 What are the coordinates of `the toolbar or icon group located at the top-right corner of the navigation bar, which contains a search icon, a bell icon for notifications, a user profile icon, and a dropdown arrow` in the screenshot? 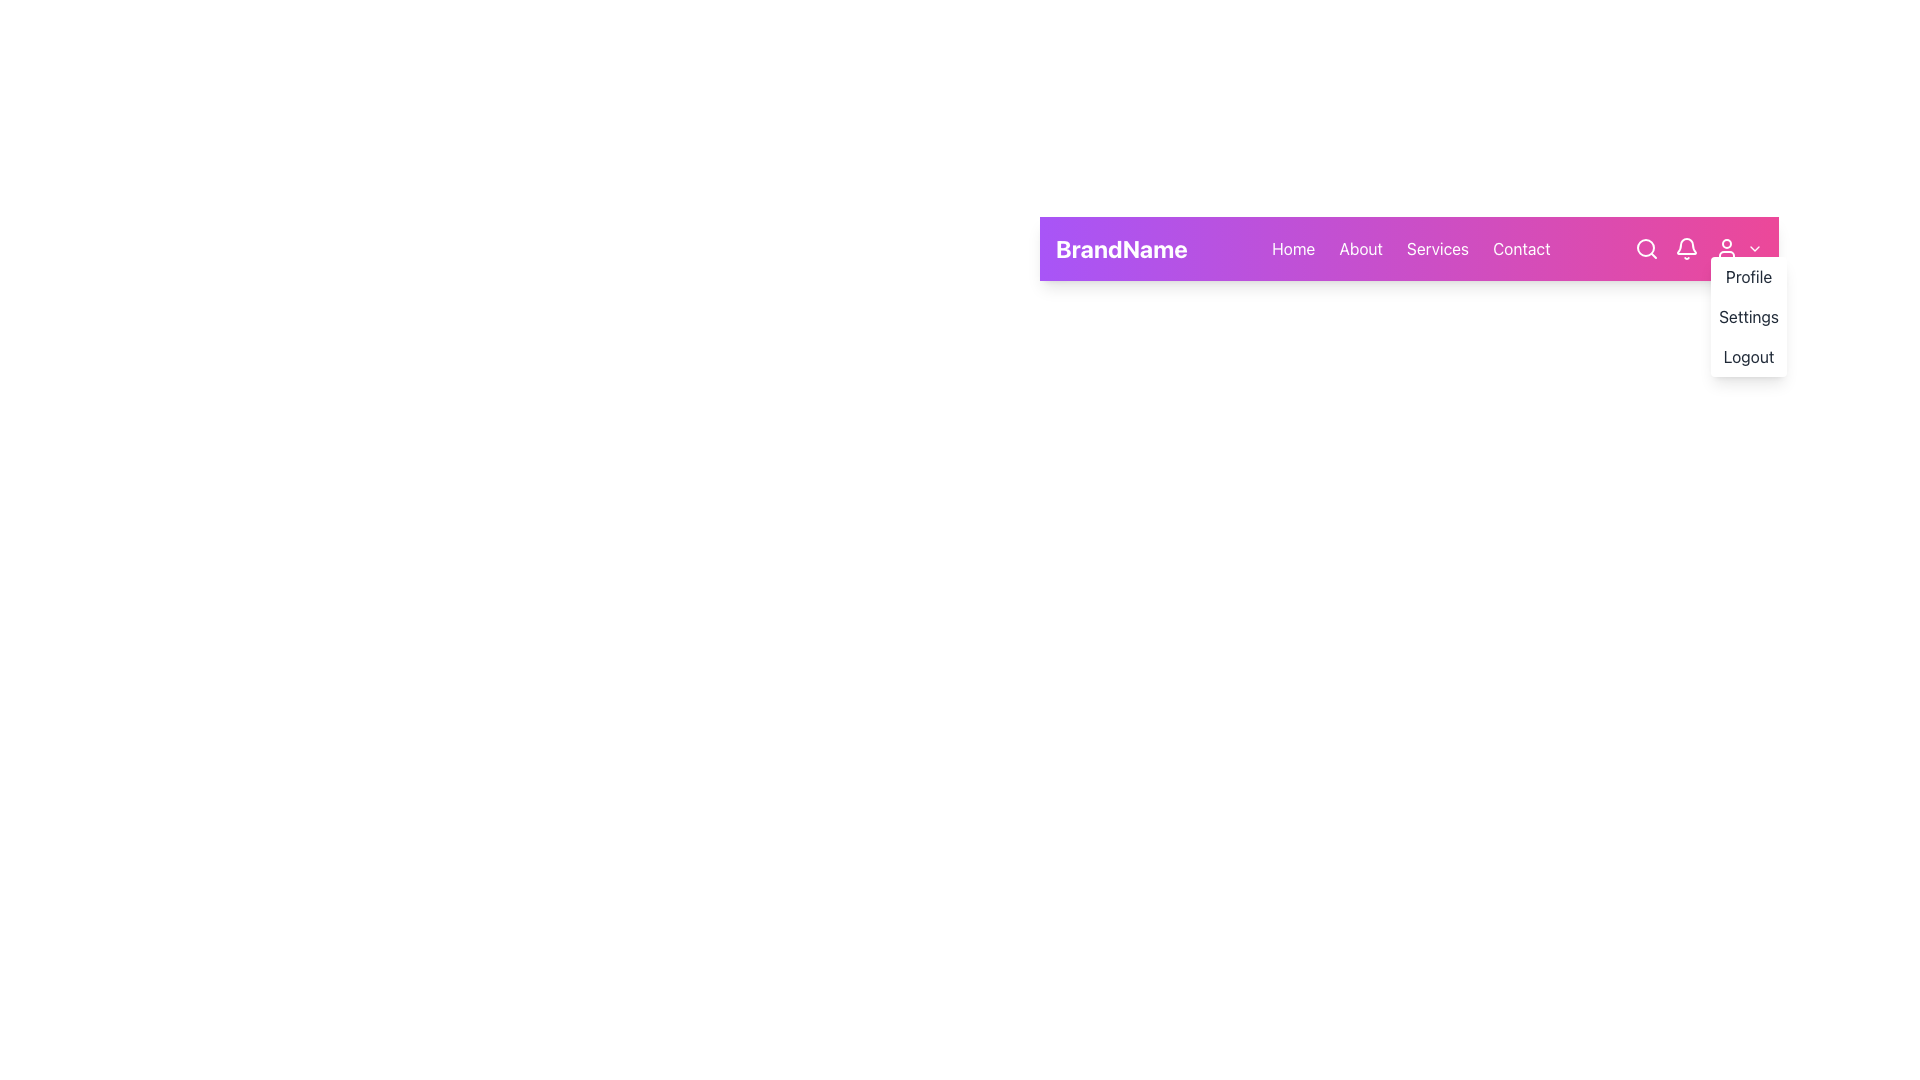 It's located at (1698, 248).